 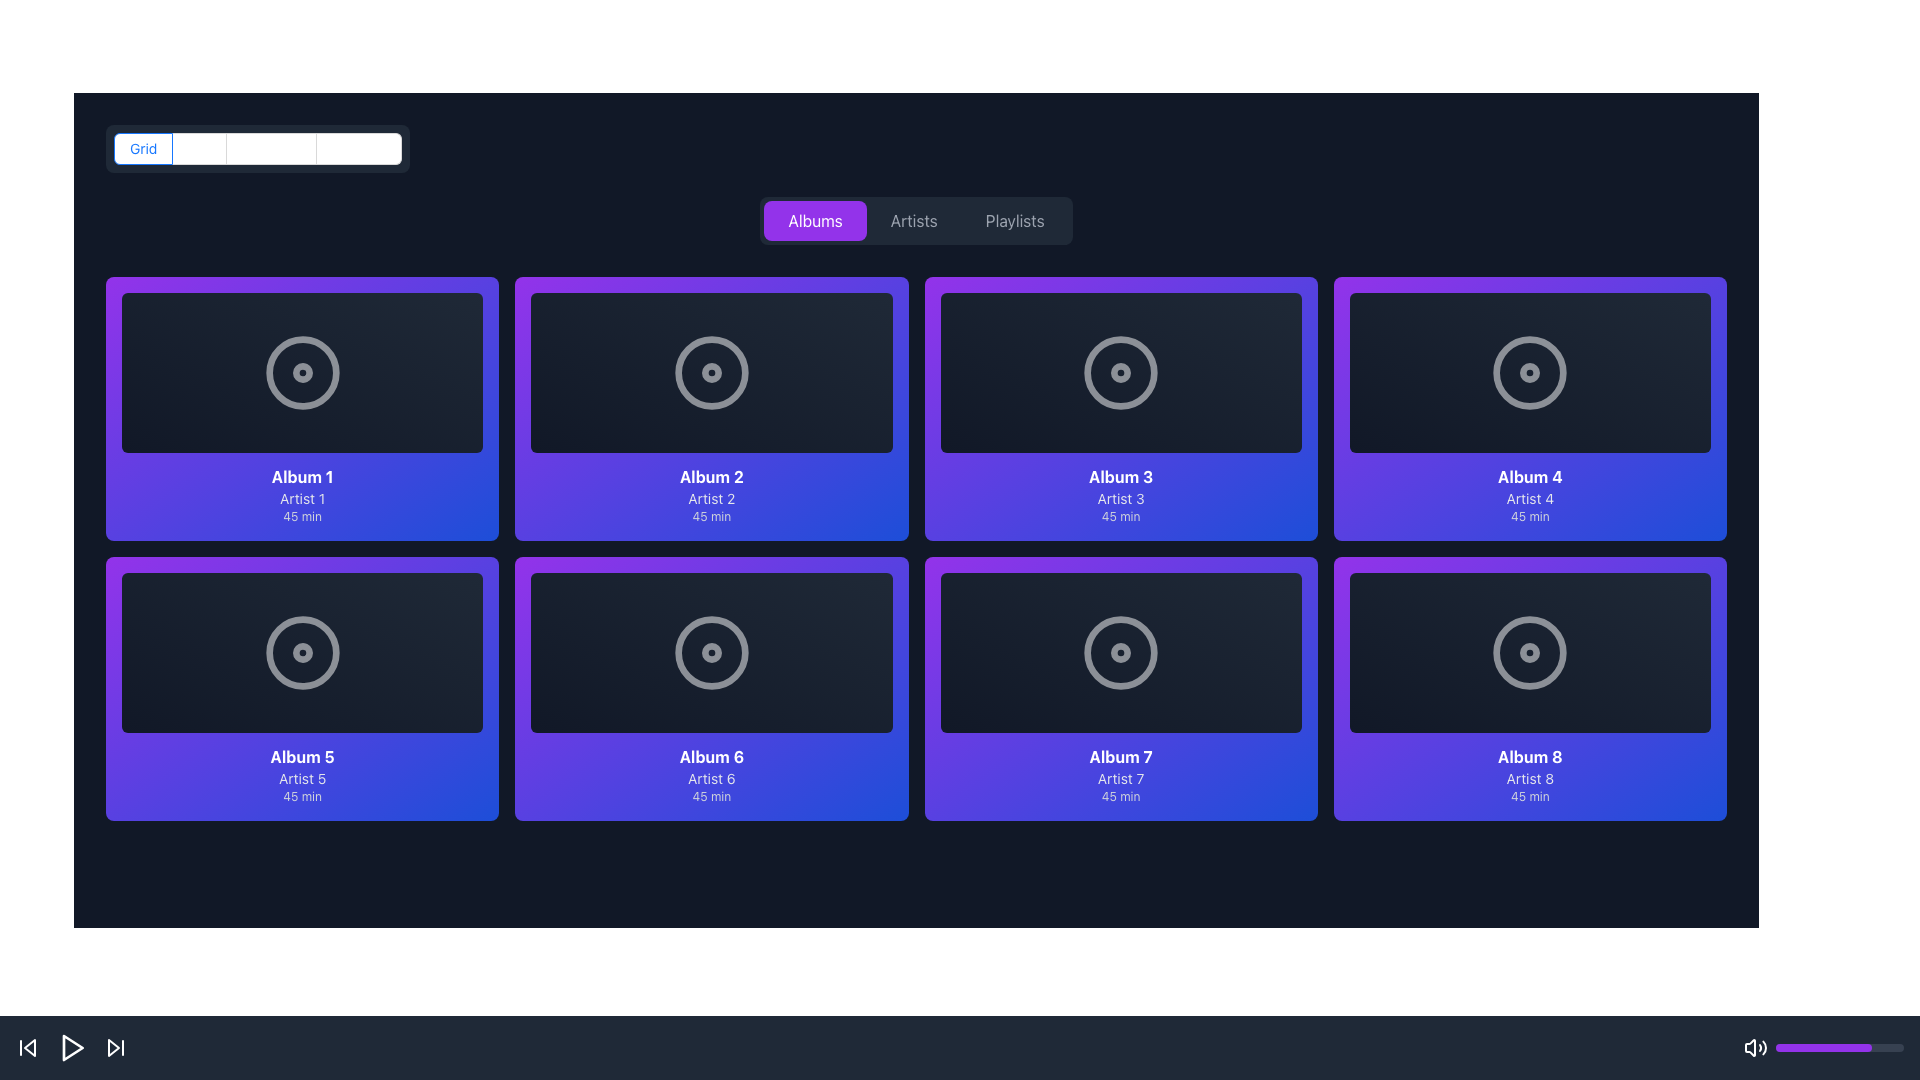 I want to click on the fill level of the horizontal progress bar located in the bottom-right corner of the interface, which features a gray background and a purple indicator, so click(x=1839, y=1047).